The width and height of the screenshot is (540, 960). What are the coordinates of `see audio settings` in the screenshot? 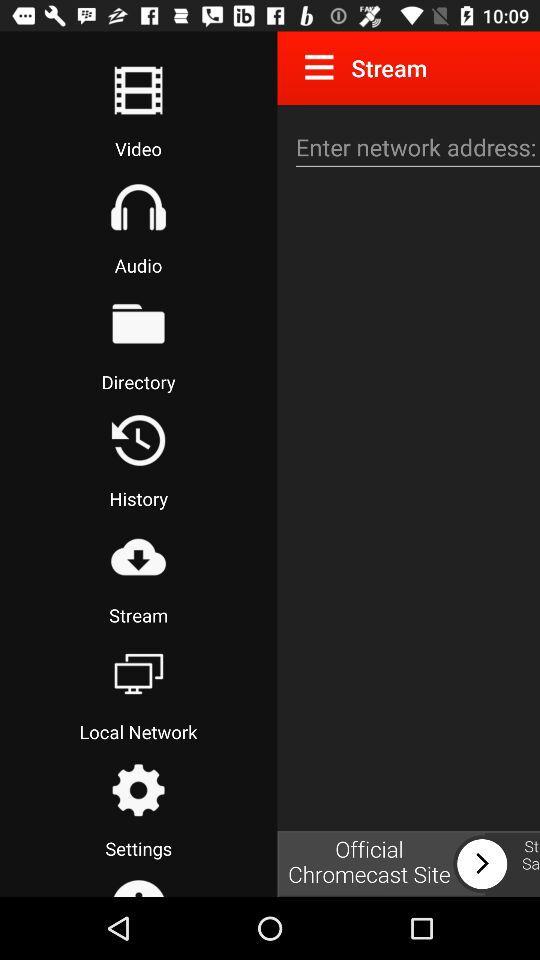 It's located at (137, 207).